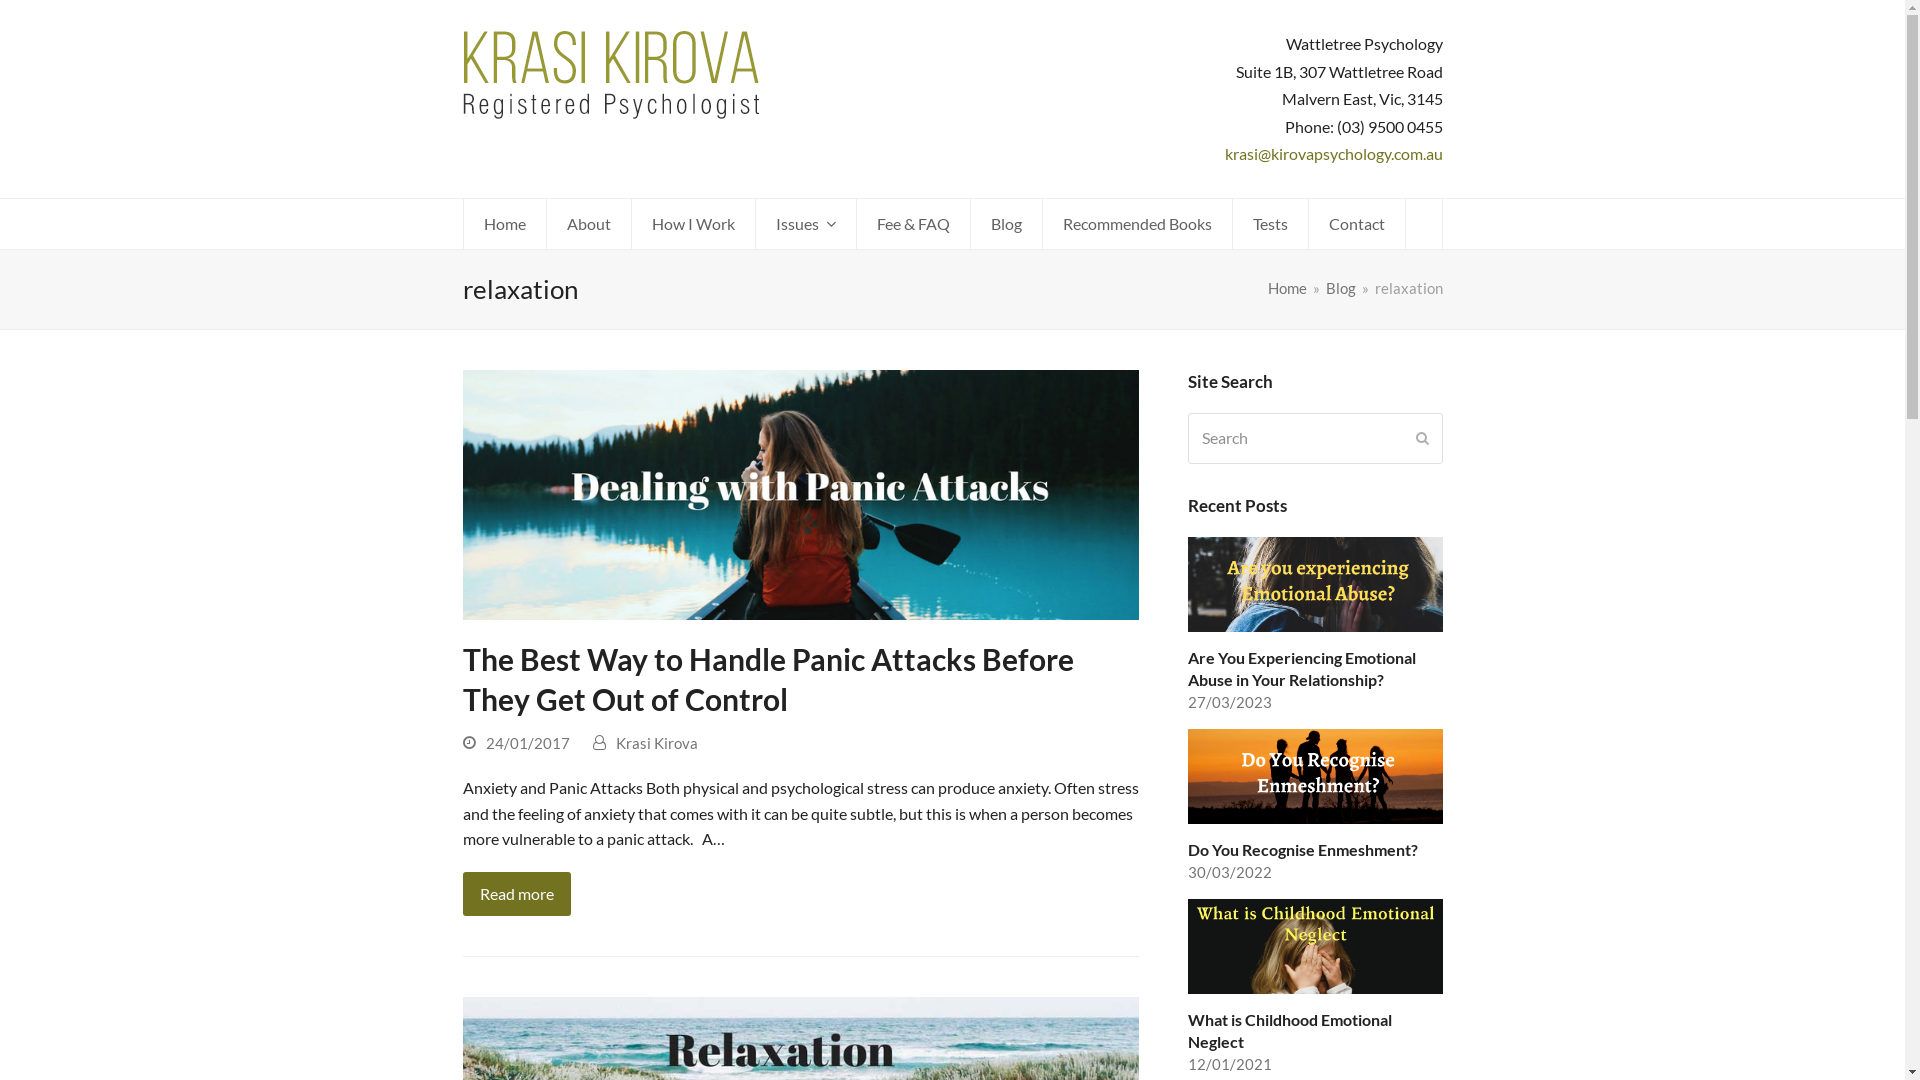 Image resolution: width=1920 pixels, height=1080 pixels. I want to click on 'Fee & FAQ', so click(911, 223).